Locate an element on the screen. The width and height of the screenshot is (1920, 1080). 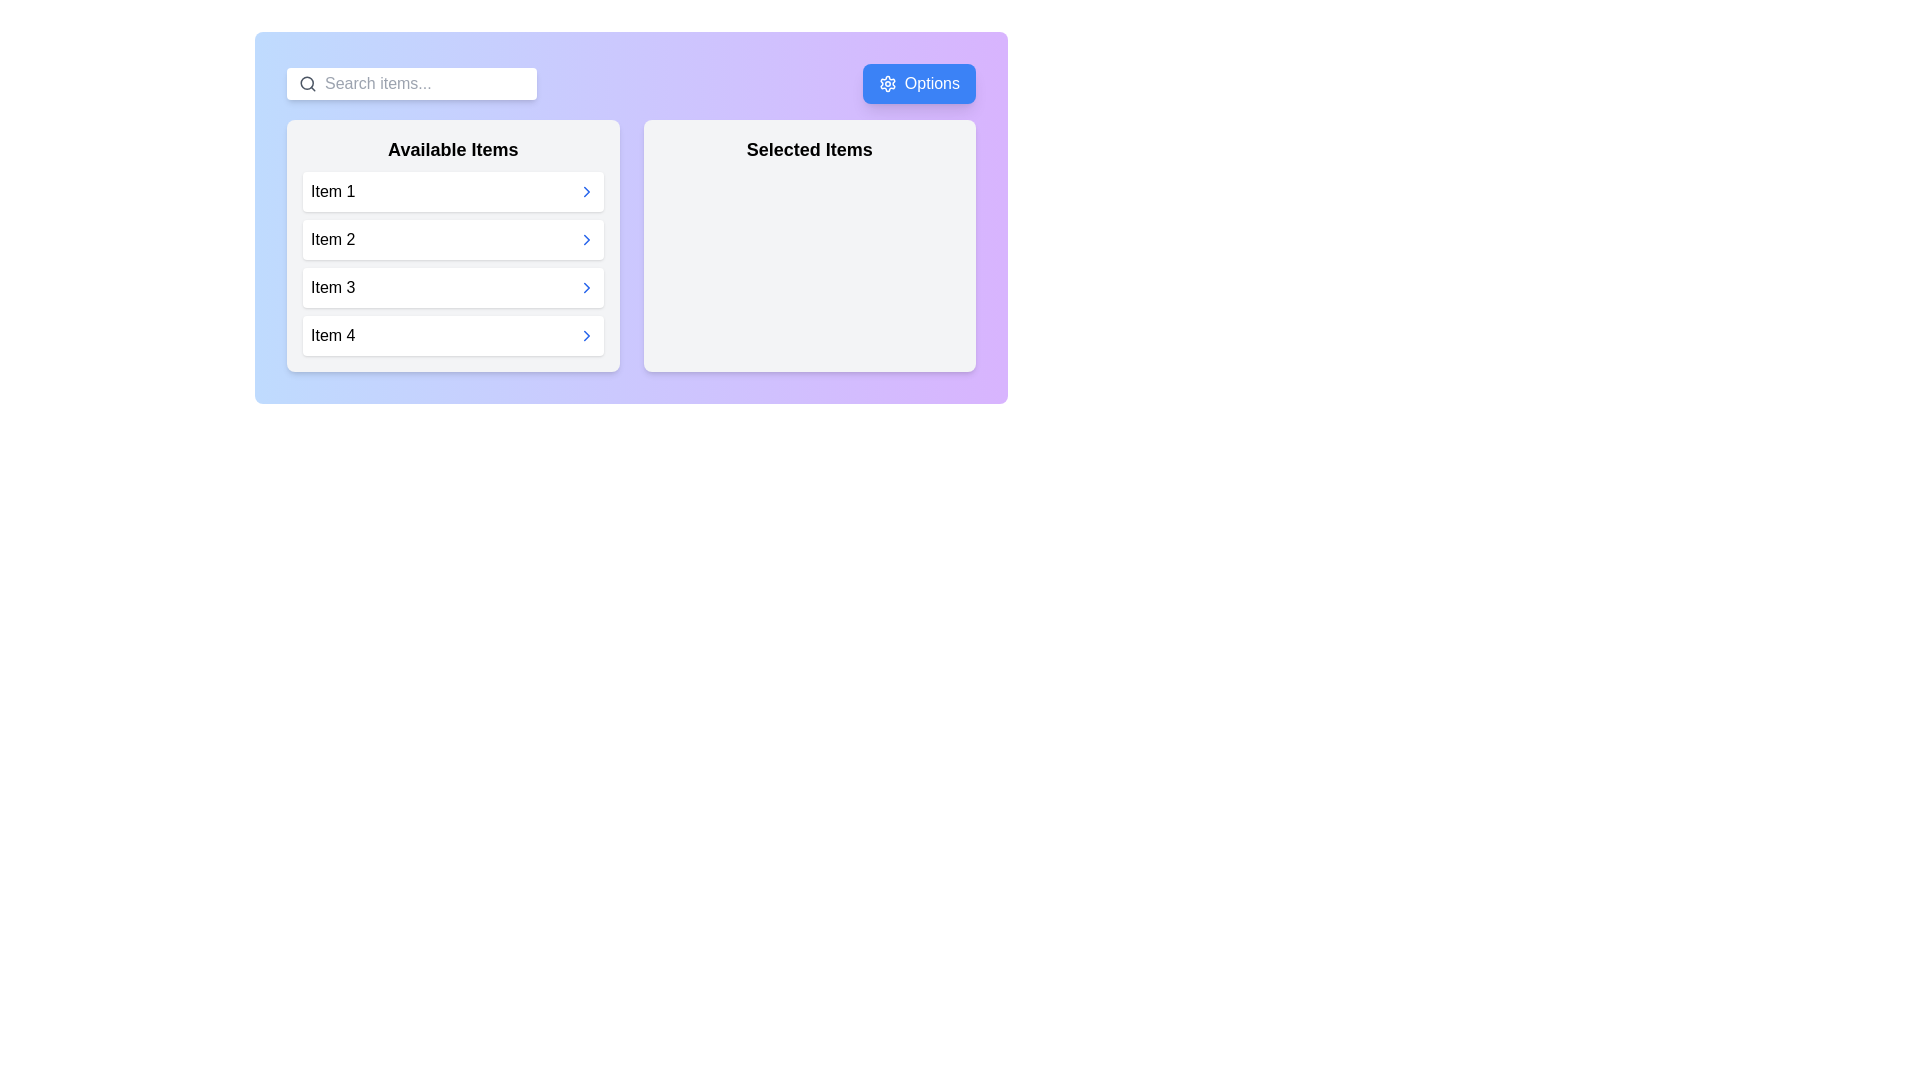
'Options' button to access additional settings is located at coordinates (918, 83).